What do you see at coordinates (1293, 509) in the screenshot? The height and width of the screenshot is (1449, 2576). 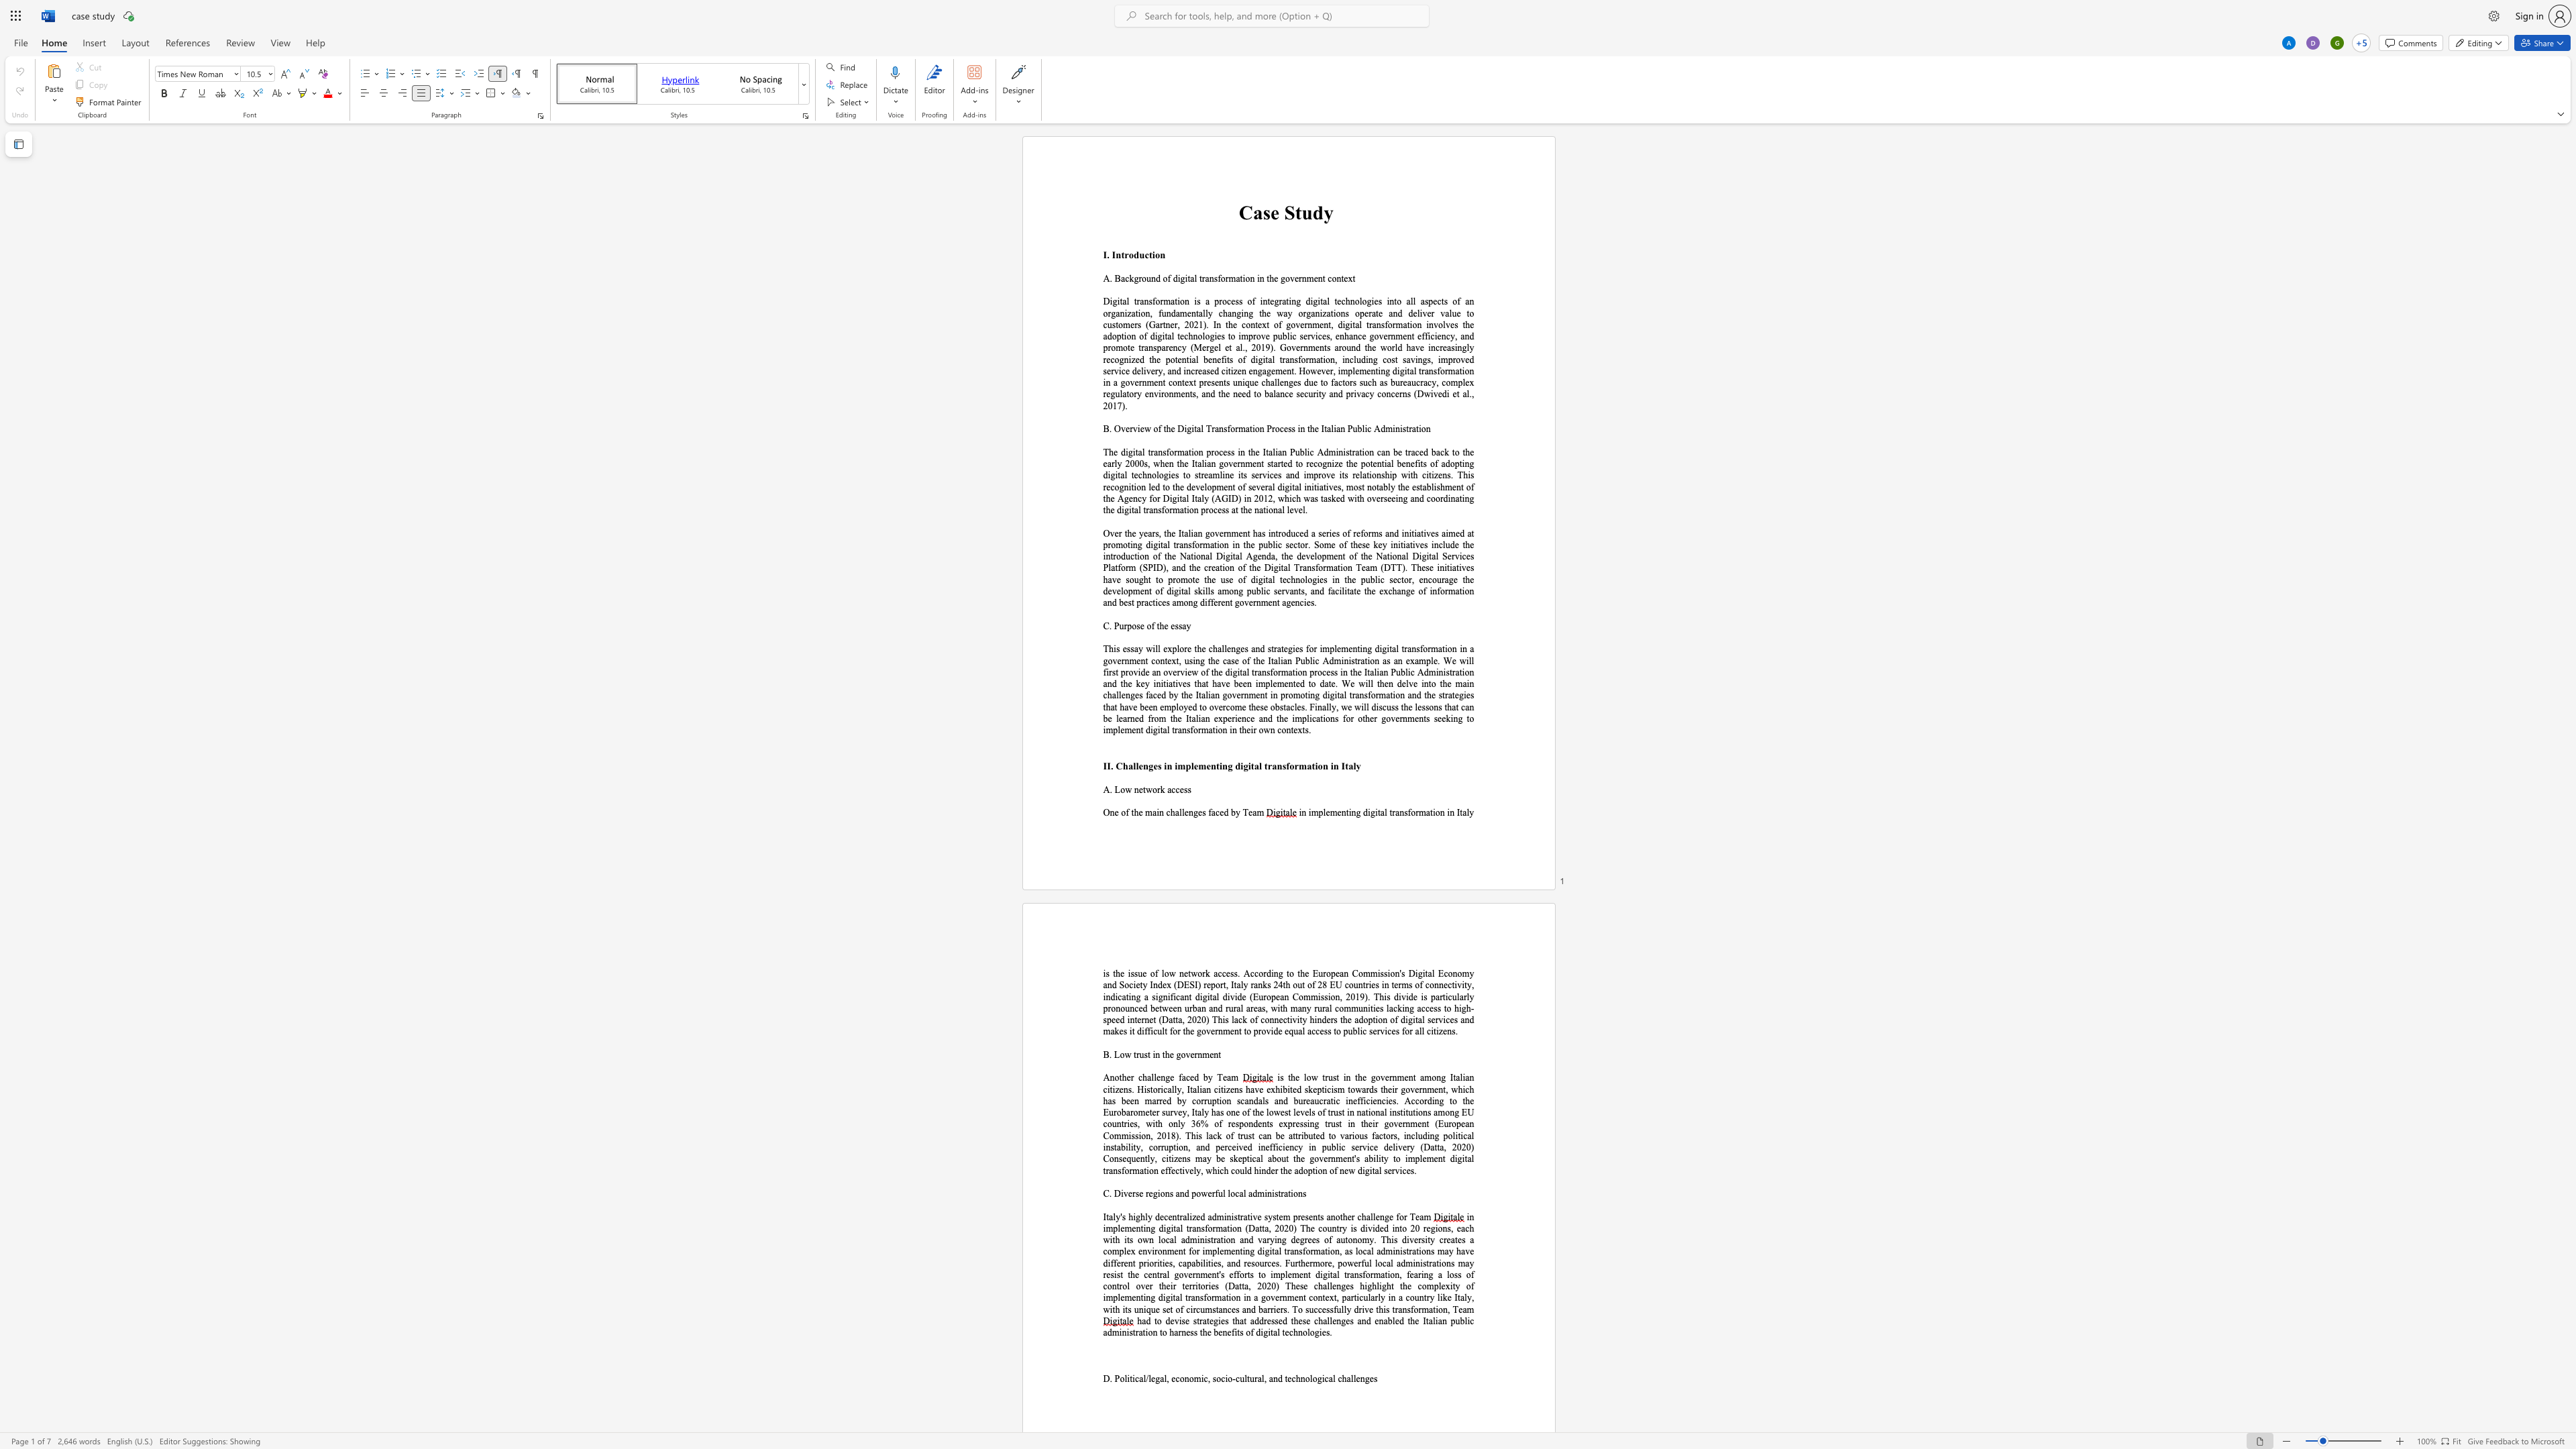 I see `the space between the continuous character "e" and "v" in the text` at bounding box center [1293, 509].